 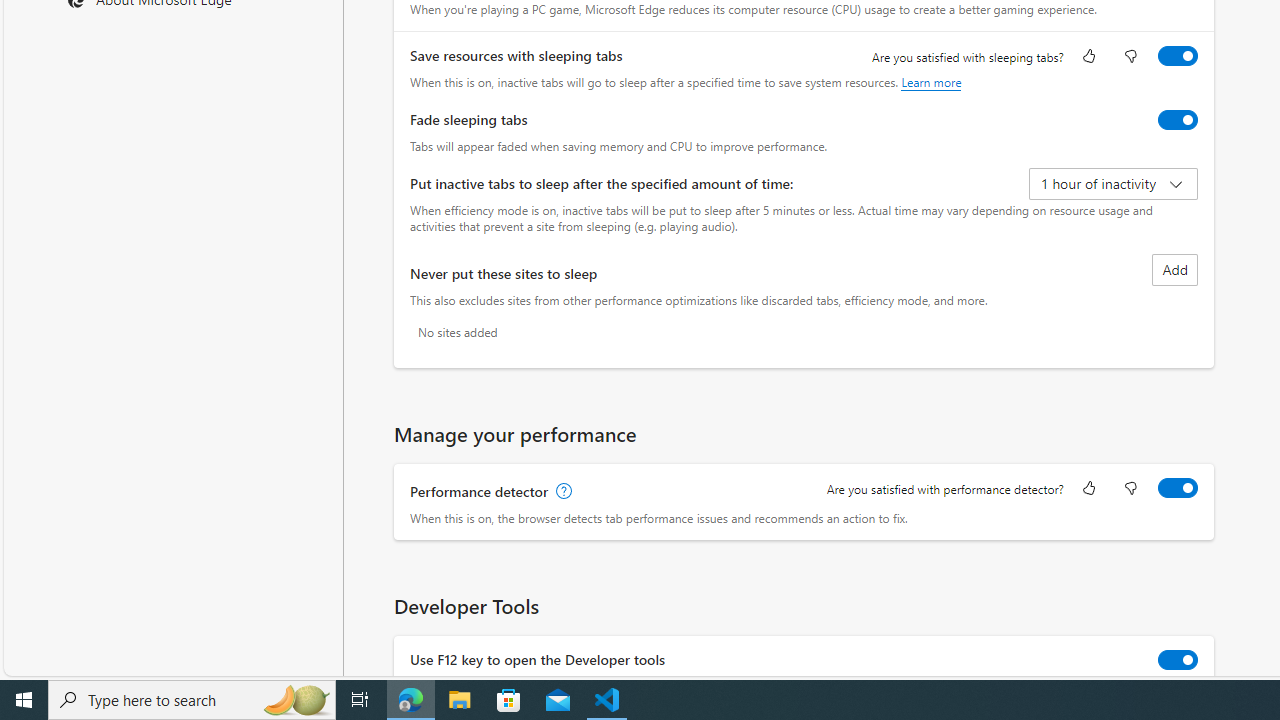 What do you see at coordinates (930, 81) in the screenshot?
I see `'Learn more'` at bounding box center [930, 81].